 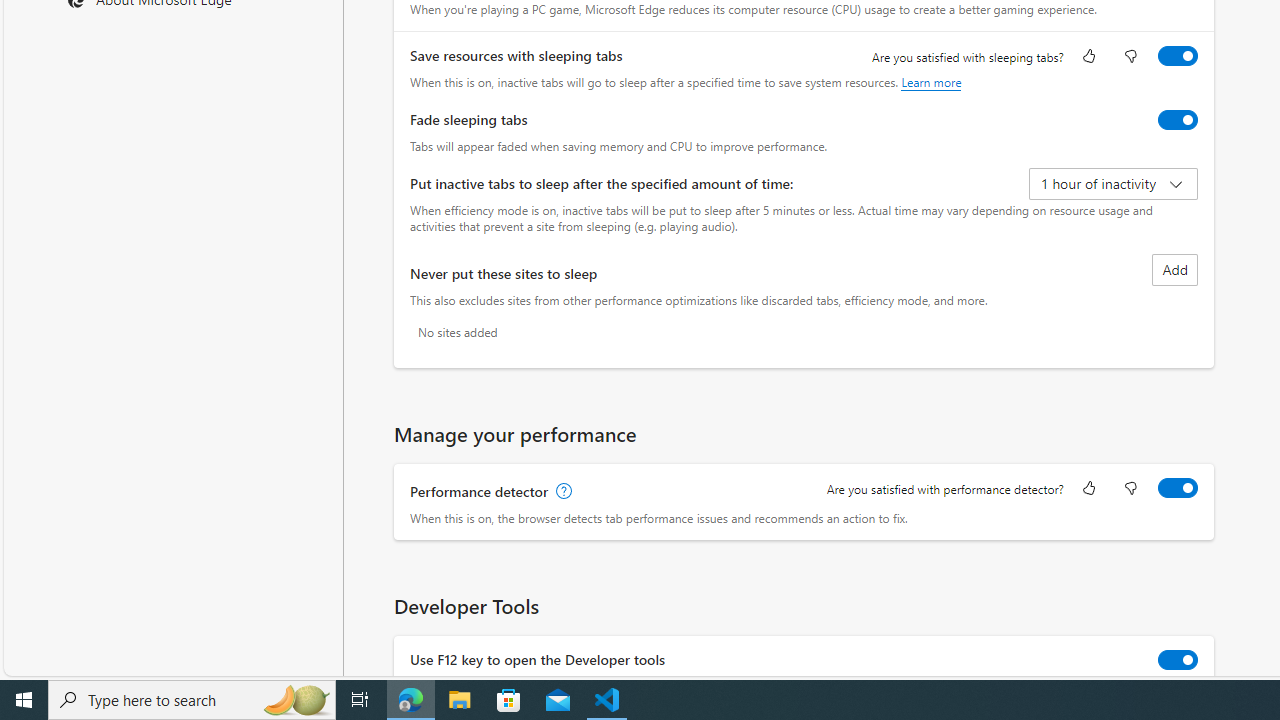 What do you see at coordinates (930, 81) in the screenshot?
I see `'Learn more'` at bounding box center [930, 81].